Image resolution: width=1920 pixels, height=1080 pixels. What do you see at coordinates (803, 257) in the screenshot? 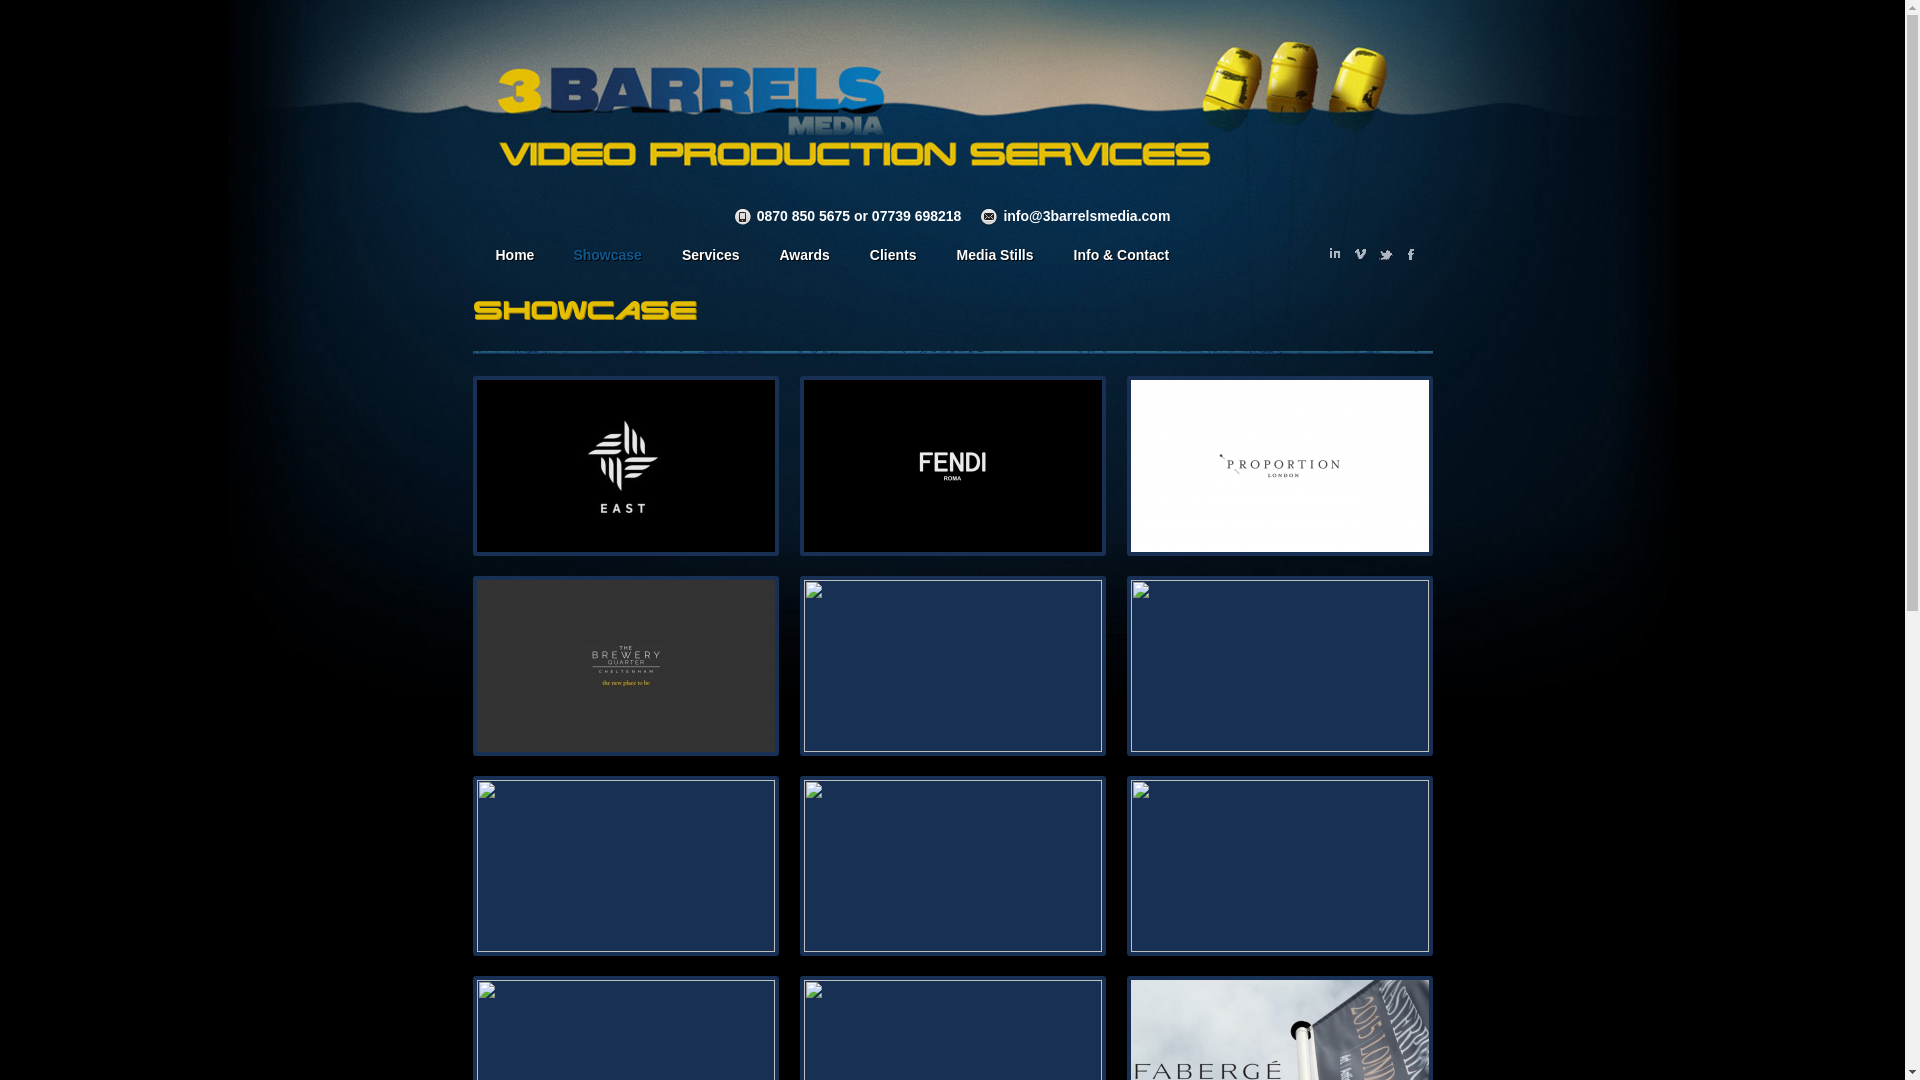
I see `'Awards'` at bounding box center [803, 257].